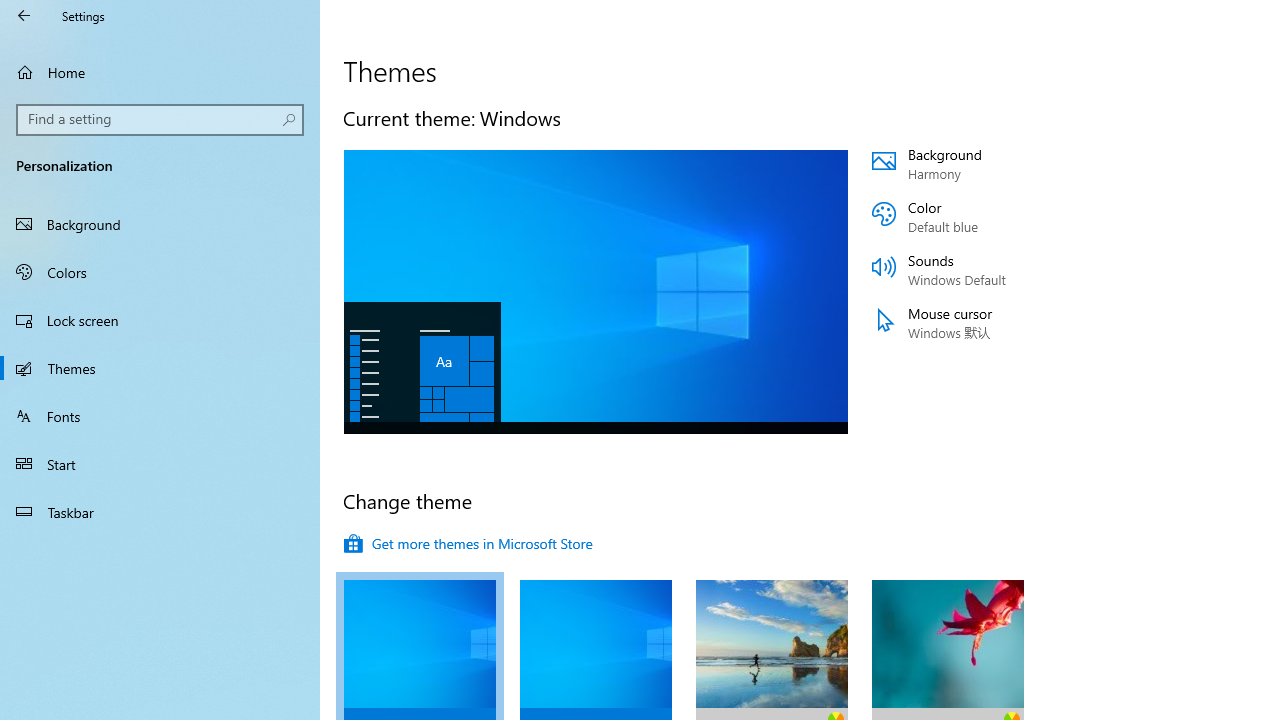  I want to click on 'Search box, Find a setting', so click(160, 119).